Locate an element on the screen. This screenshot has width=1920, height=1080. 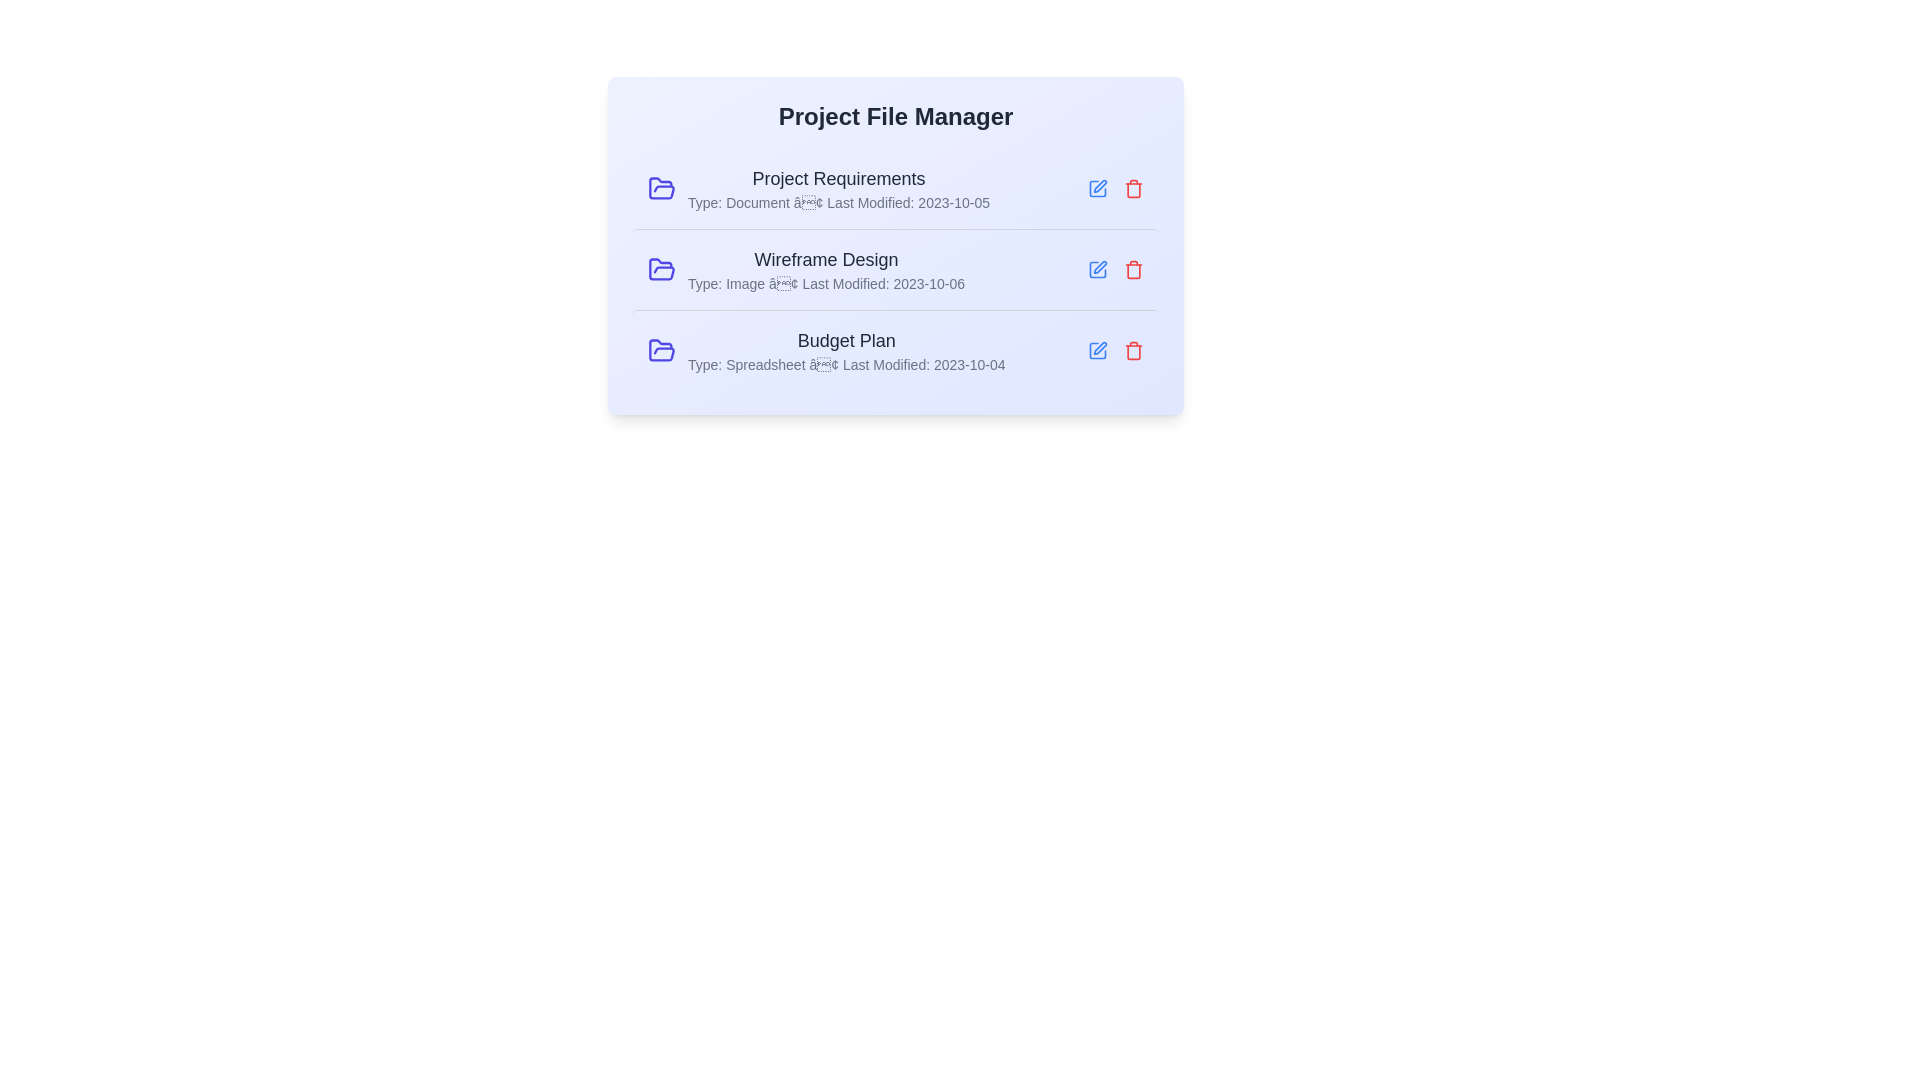
the row corresponding to Project Requirements is located at coordinates (895, 189).